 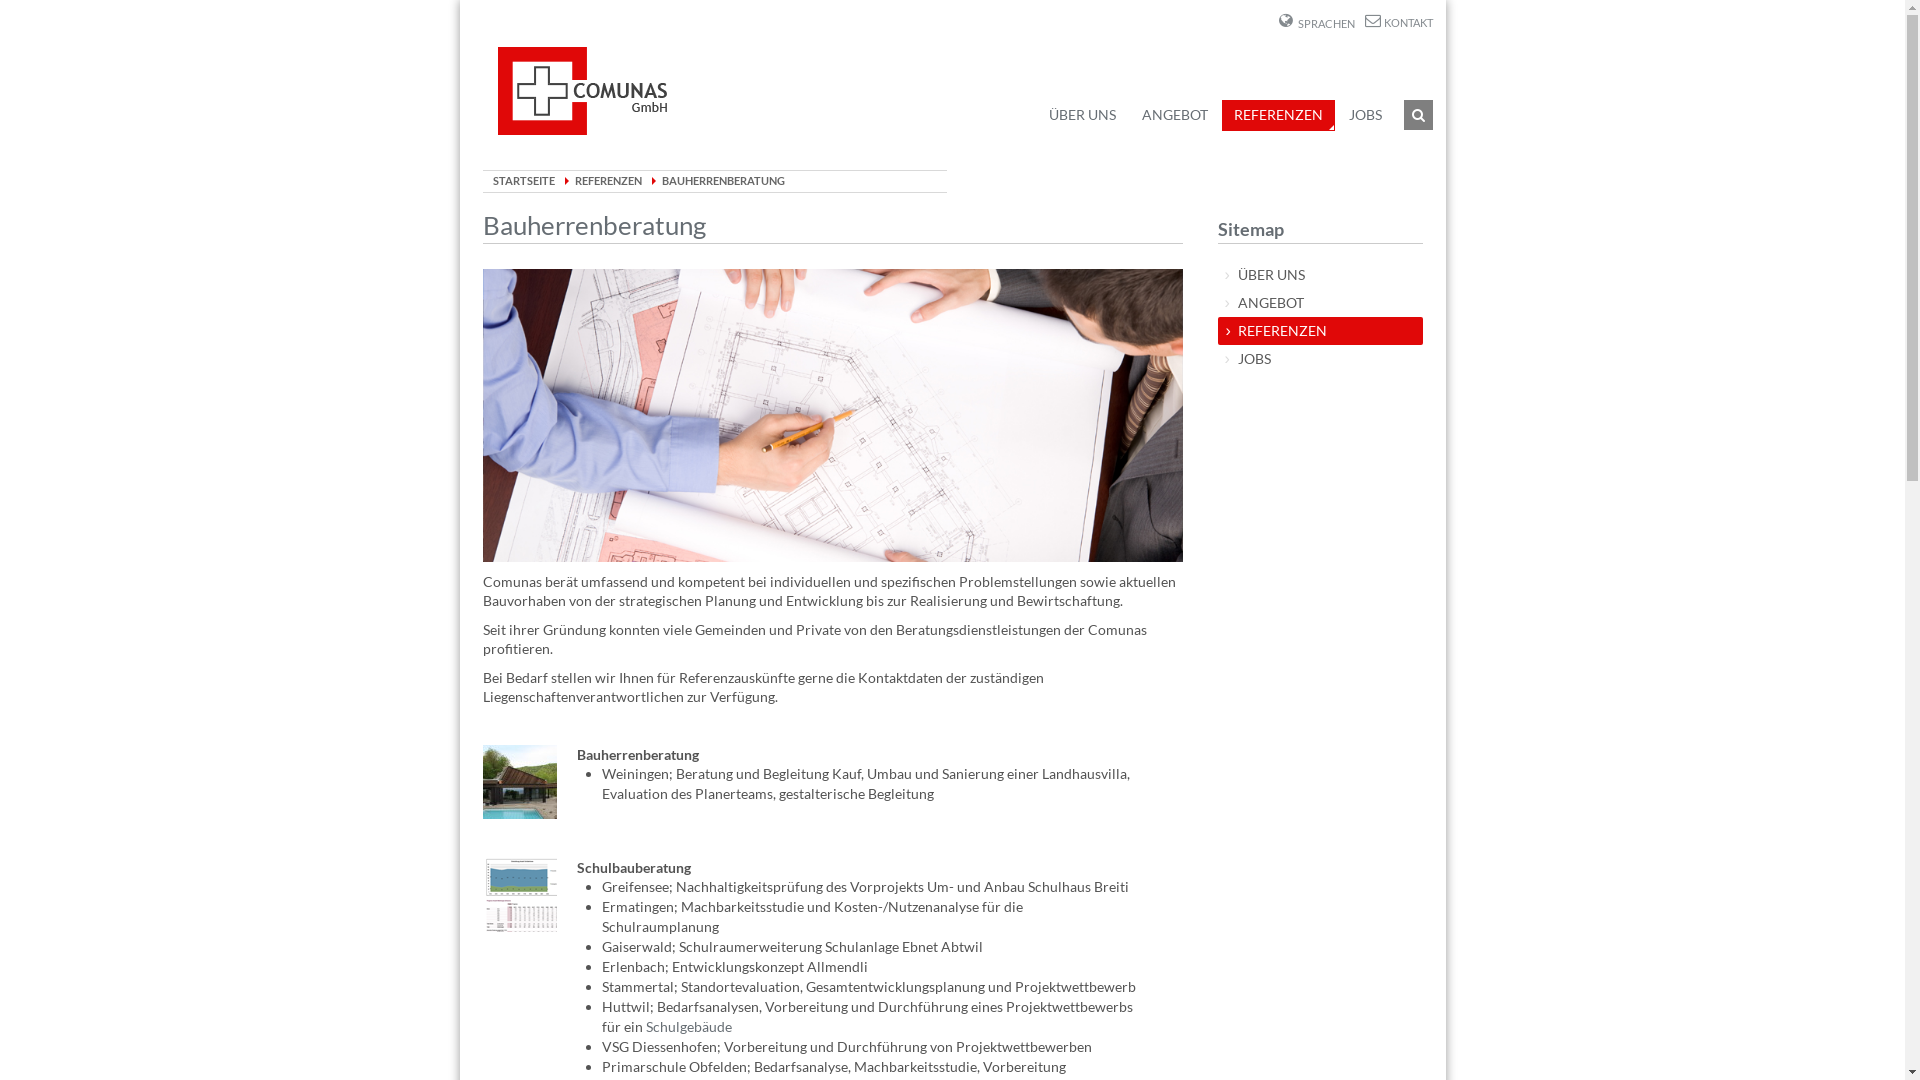 I want to click on 'ANGEBOT', so click(x=1175, y=115).